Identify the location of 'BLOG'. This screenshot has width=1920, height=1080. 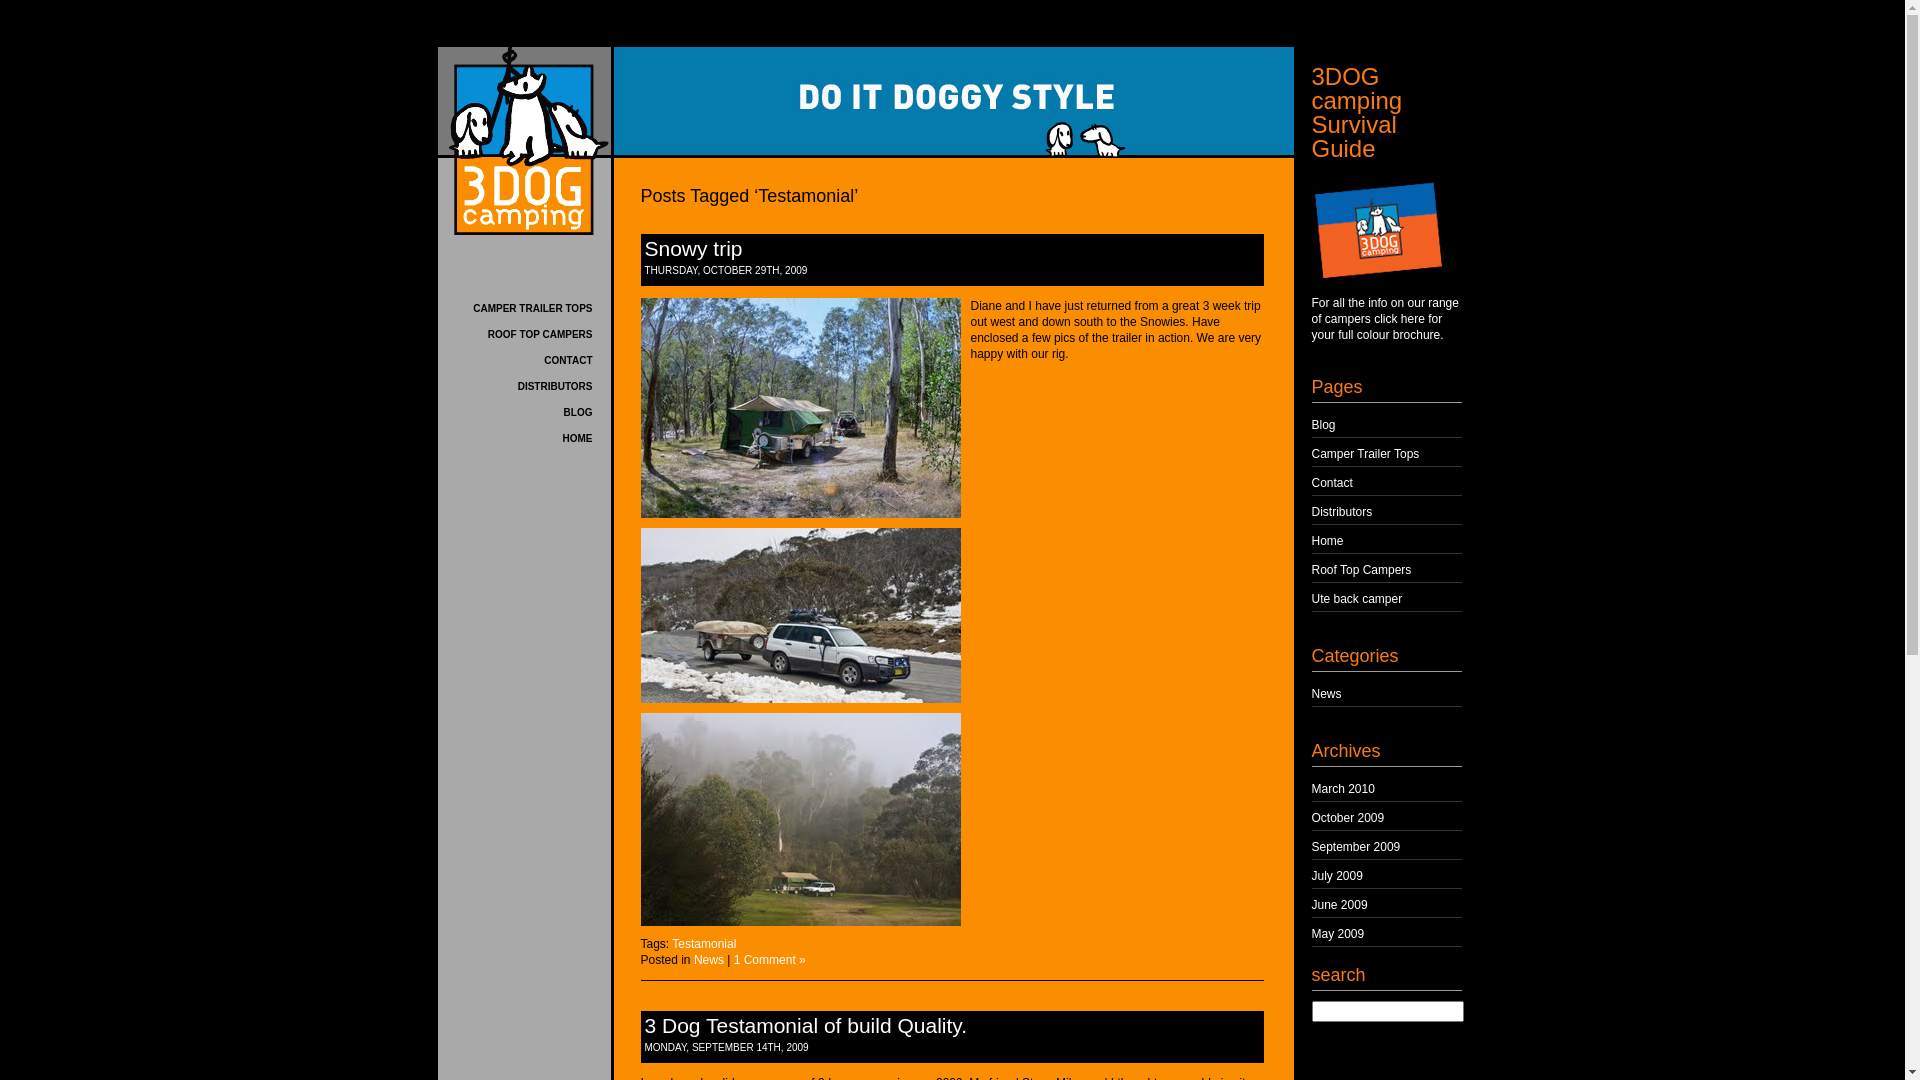
(577, 411).